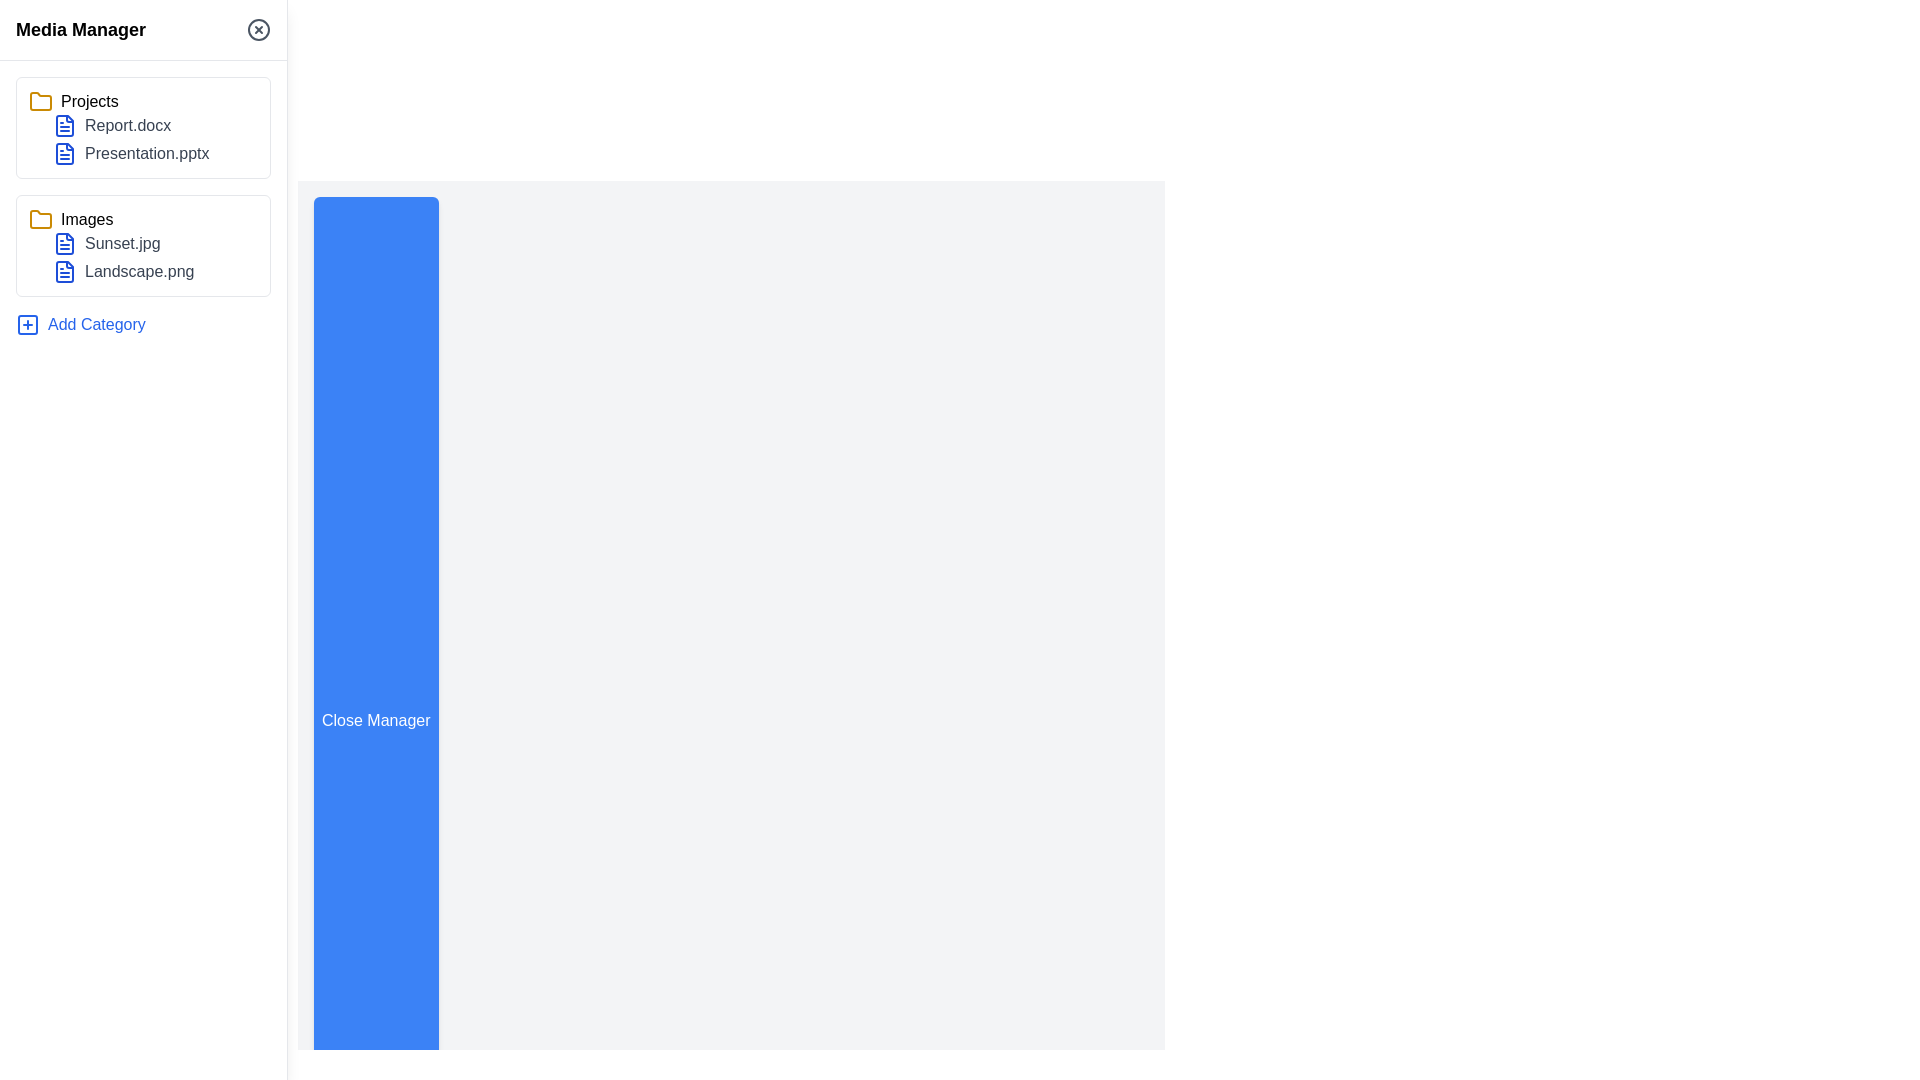  Describe the element at coordinates (80, 30) in the screenshot. I see `the 'Media Manager' text label located in the top-left corner of the sidebar, which is part of the header section and visually distinct with a bold font against a white background` at that location.